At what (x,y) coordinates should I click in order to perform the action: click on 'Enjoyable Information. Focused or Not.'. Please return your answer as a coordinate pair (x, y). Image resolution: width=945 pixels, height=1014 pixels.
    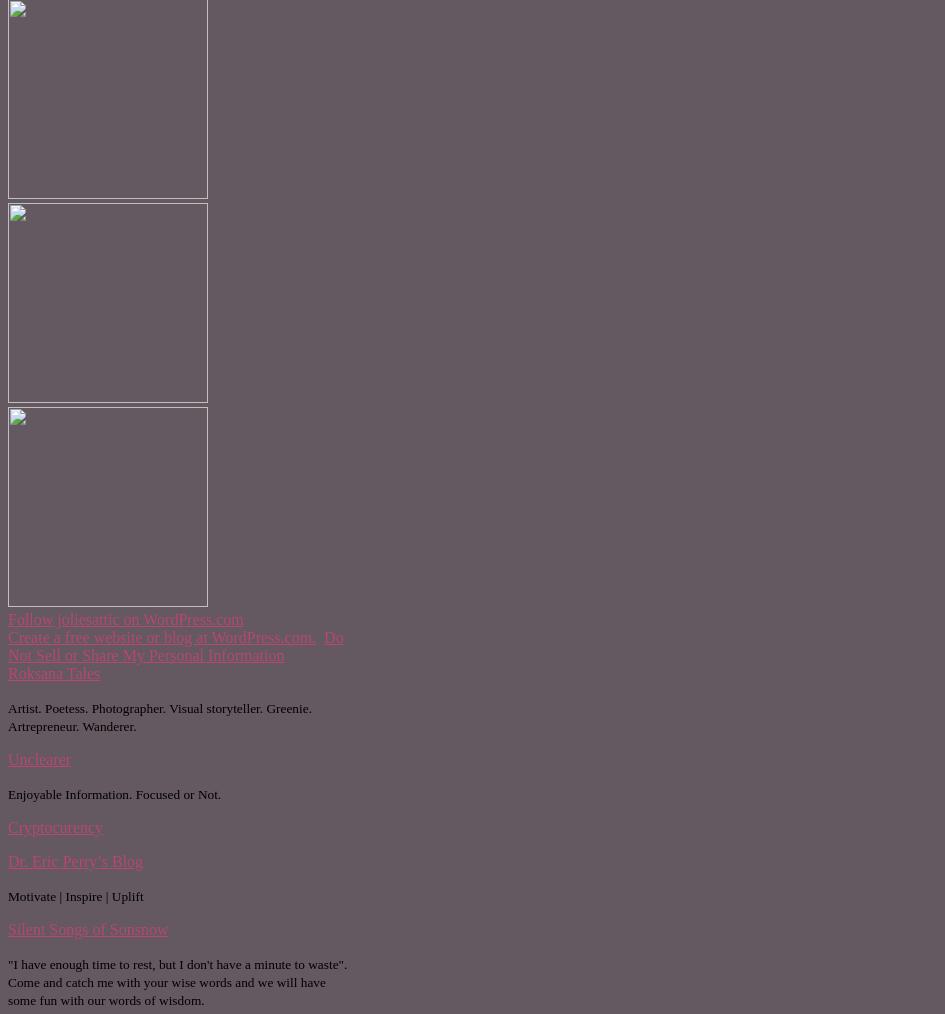
    Looking at the image, I should click on (8, 793).